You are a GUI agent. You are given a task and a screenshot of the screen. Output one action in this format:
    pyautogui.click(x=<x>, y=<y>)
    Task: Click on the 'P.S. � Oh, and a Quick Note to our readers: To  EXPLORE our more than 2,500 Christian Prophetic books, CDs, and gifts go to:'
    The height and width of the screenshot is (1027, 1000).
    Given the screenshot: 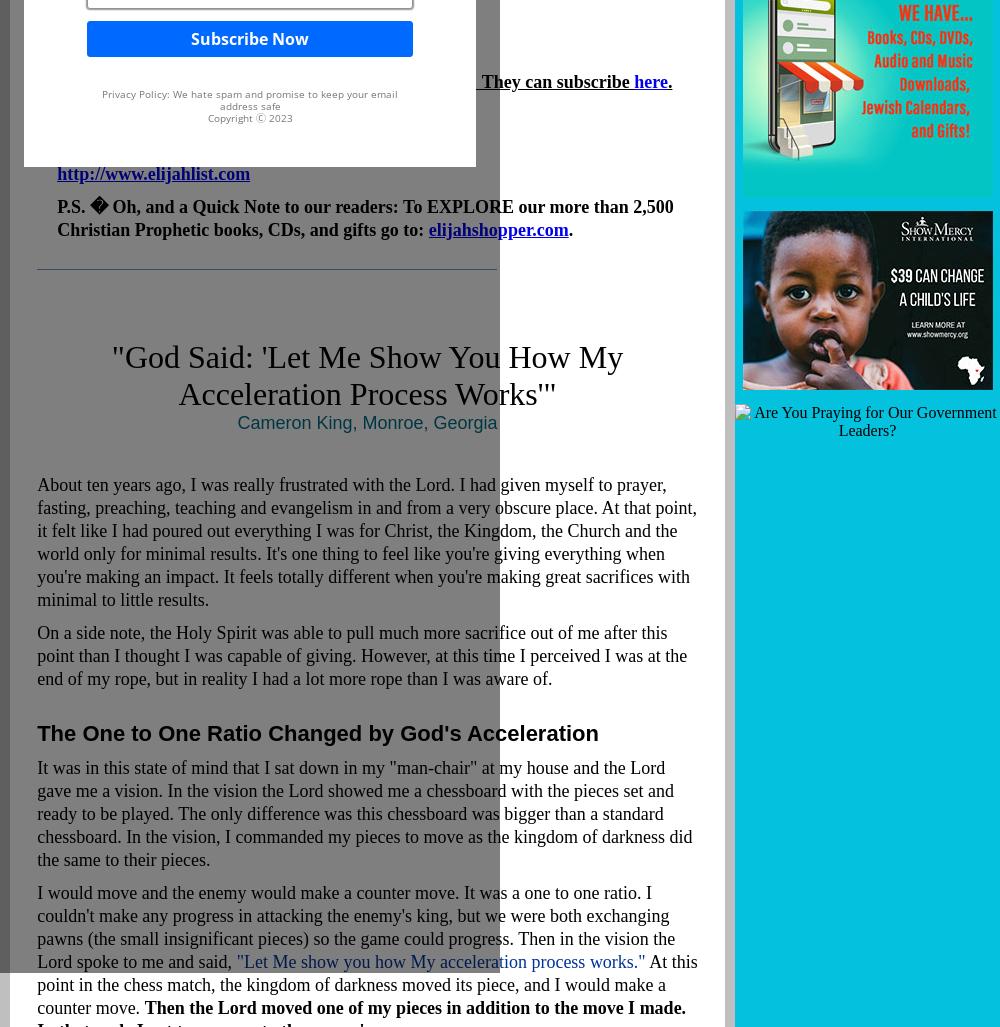 What is the action you would take?
    pyautogui.click(x=364, y=217)
    